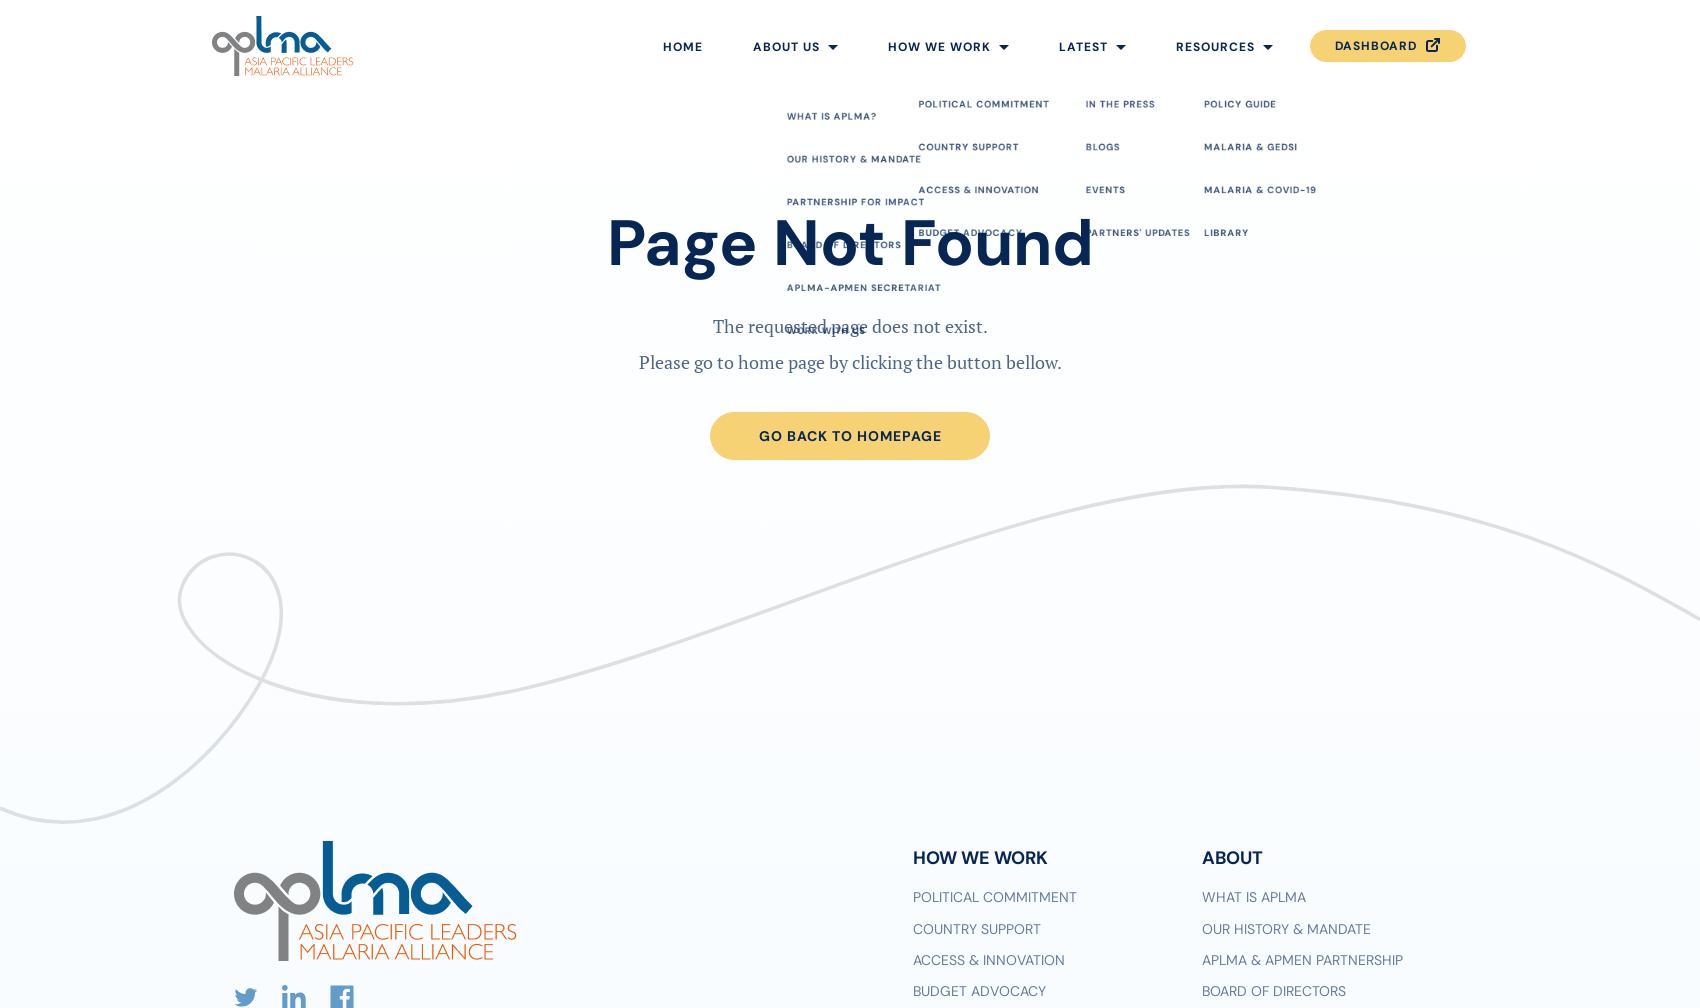  What do you see at coordinates (848, 435) in the screenshot?
I see `'Go back to homepage'` at bounding box center [848, 435].